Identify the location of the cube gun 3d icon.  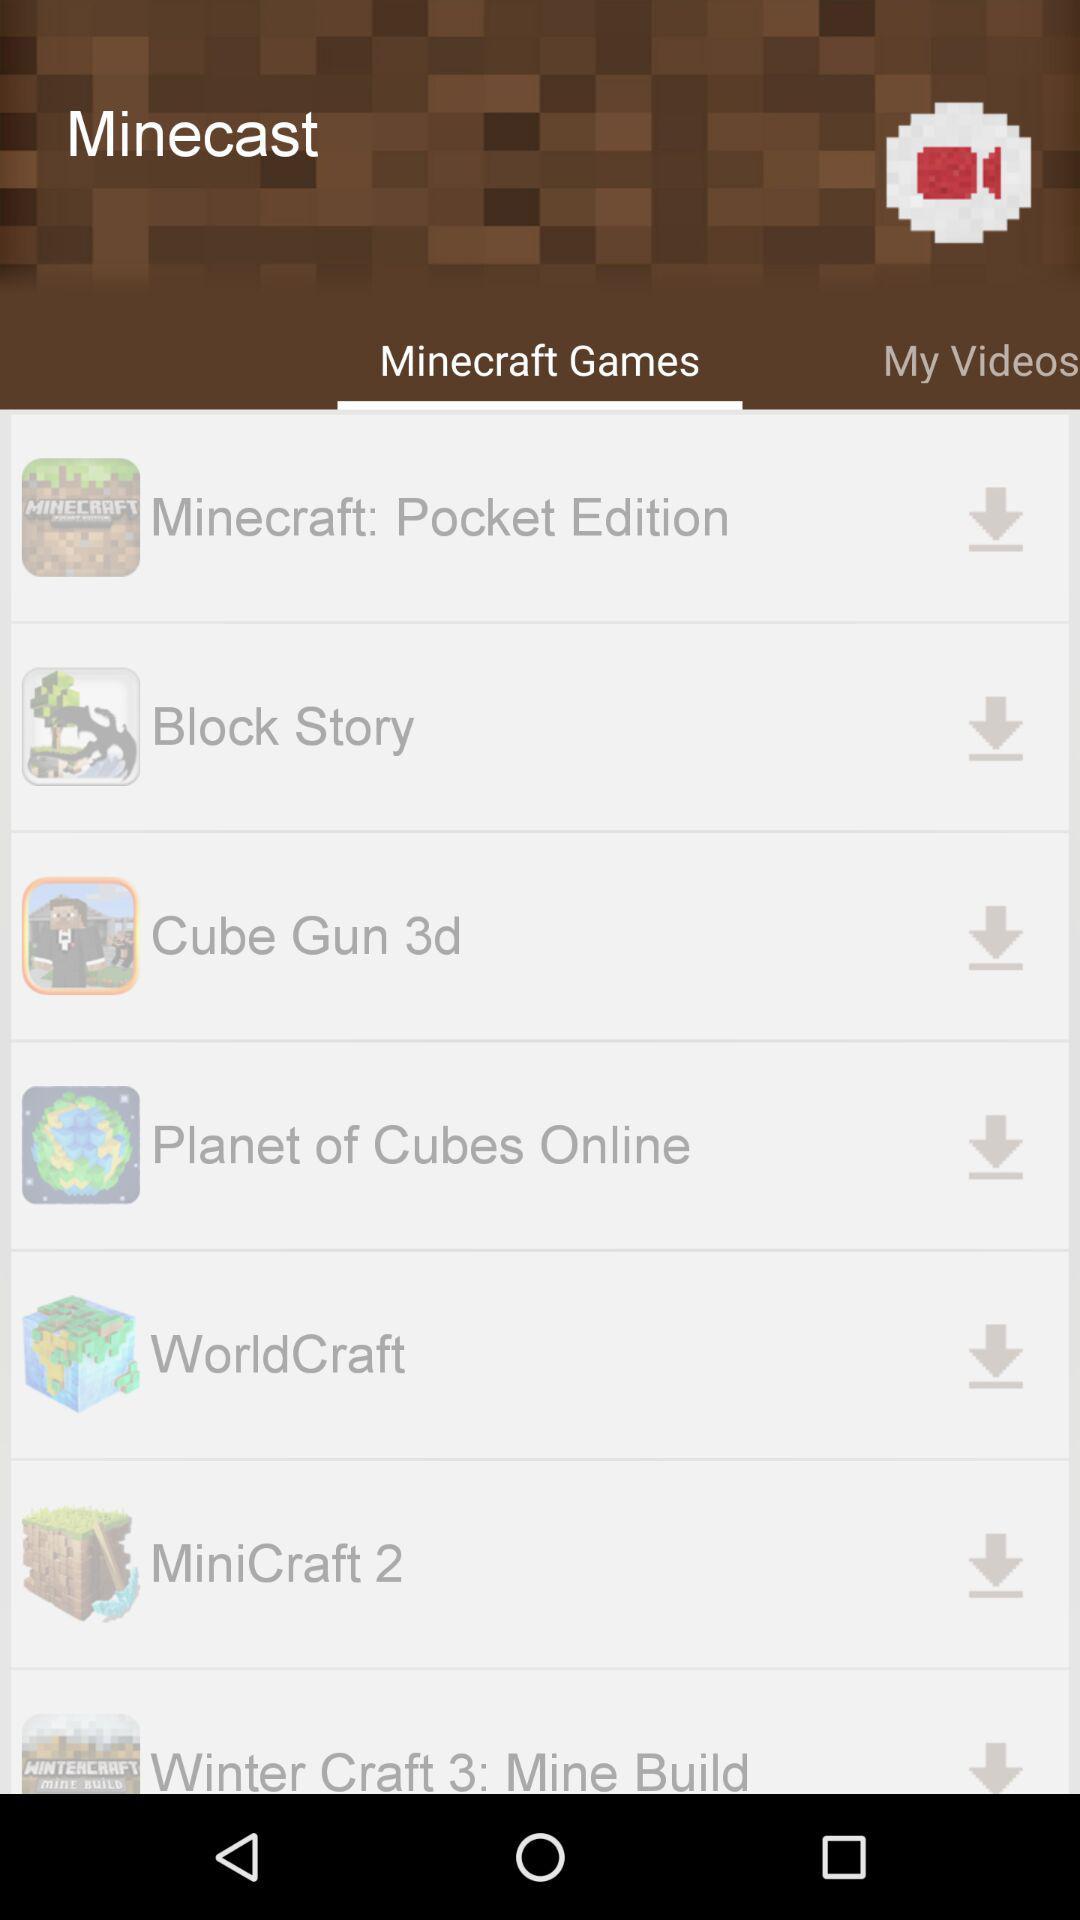
(80, 935).